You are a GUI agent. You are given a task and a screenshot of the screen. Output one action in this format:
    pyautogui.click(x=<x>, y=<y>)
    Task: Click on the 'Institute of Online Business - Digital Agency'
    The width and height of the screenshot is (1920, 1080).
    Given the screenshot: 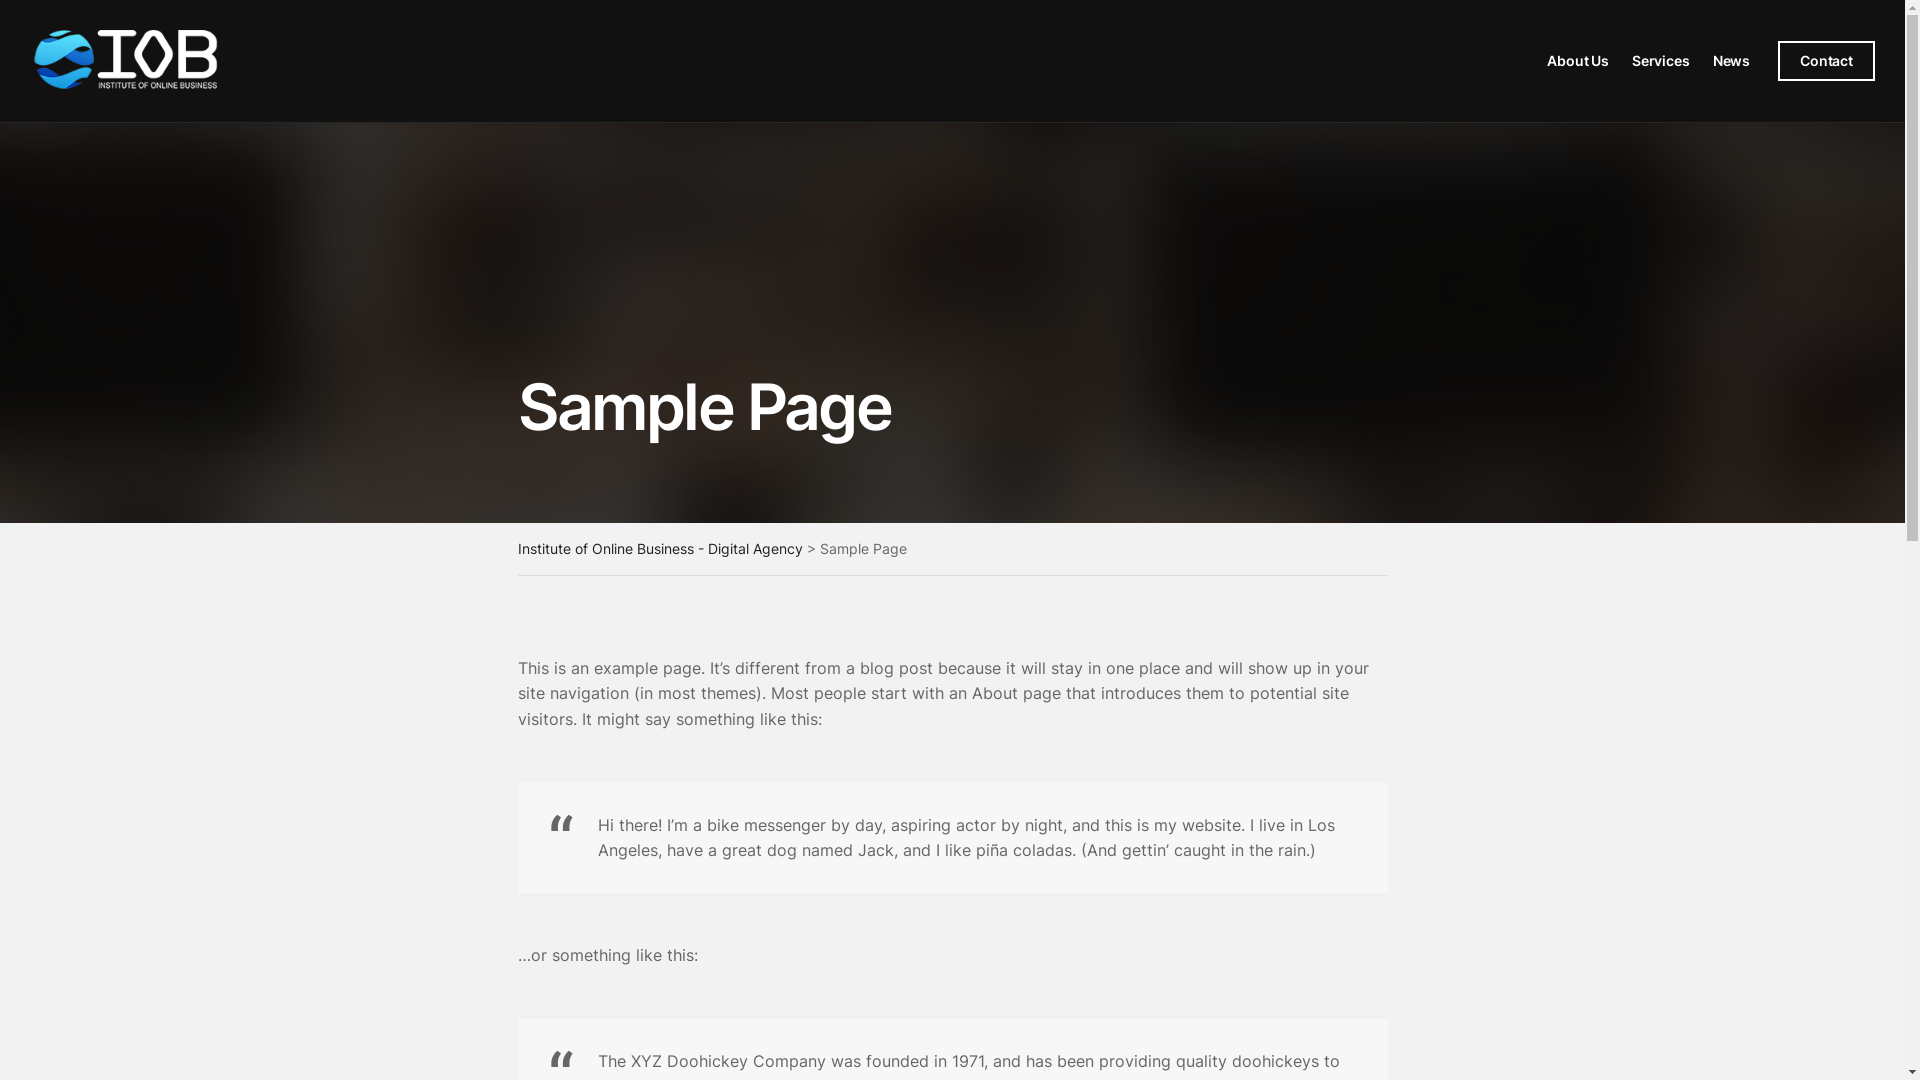 What is the action you would take?
    pyautogui.click(x=518, y=548)
    